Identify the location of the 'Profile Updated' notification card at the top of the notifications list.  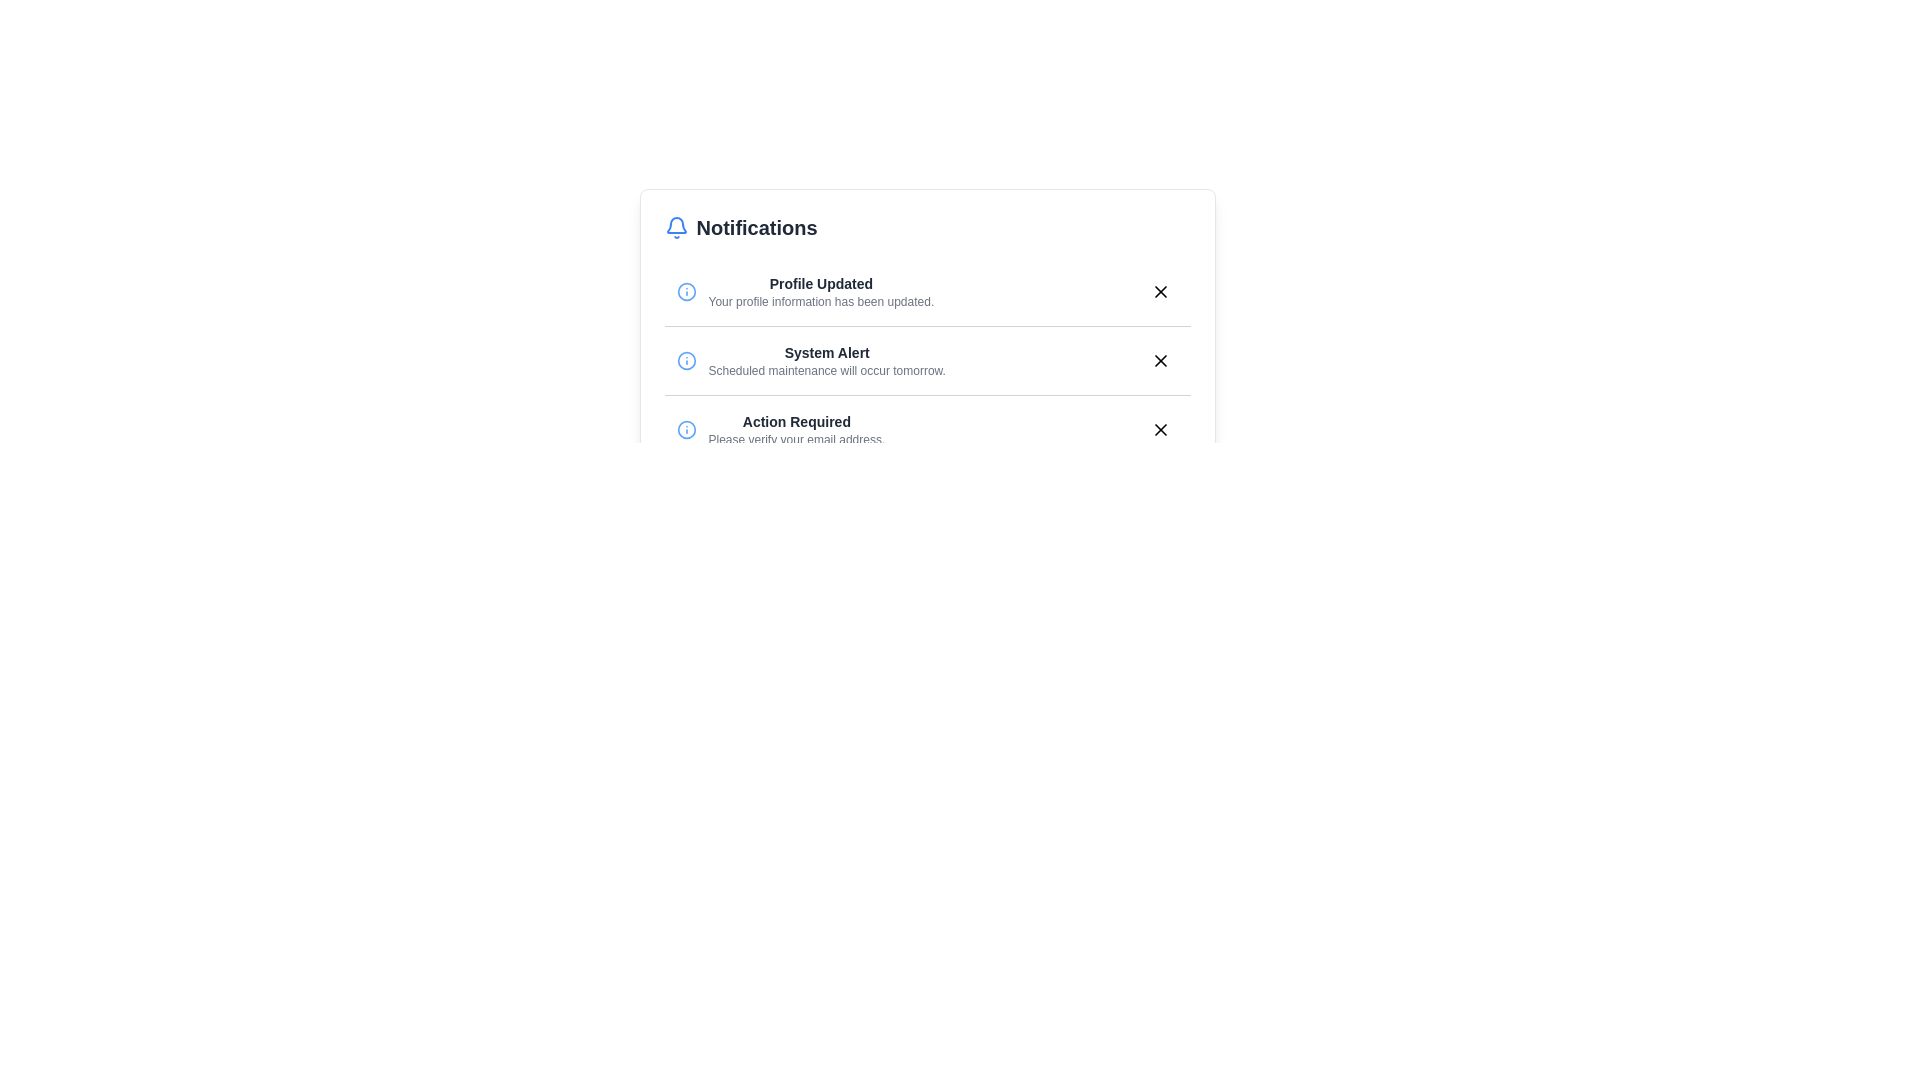
(926, 292).